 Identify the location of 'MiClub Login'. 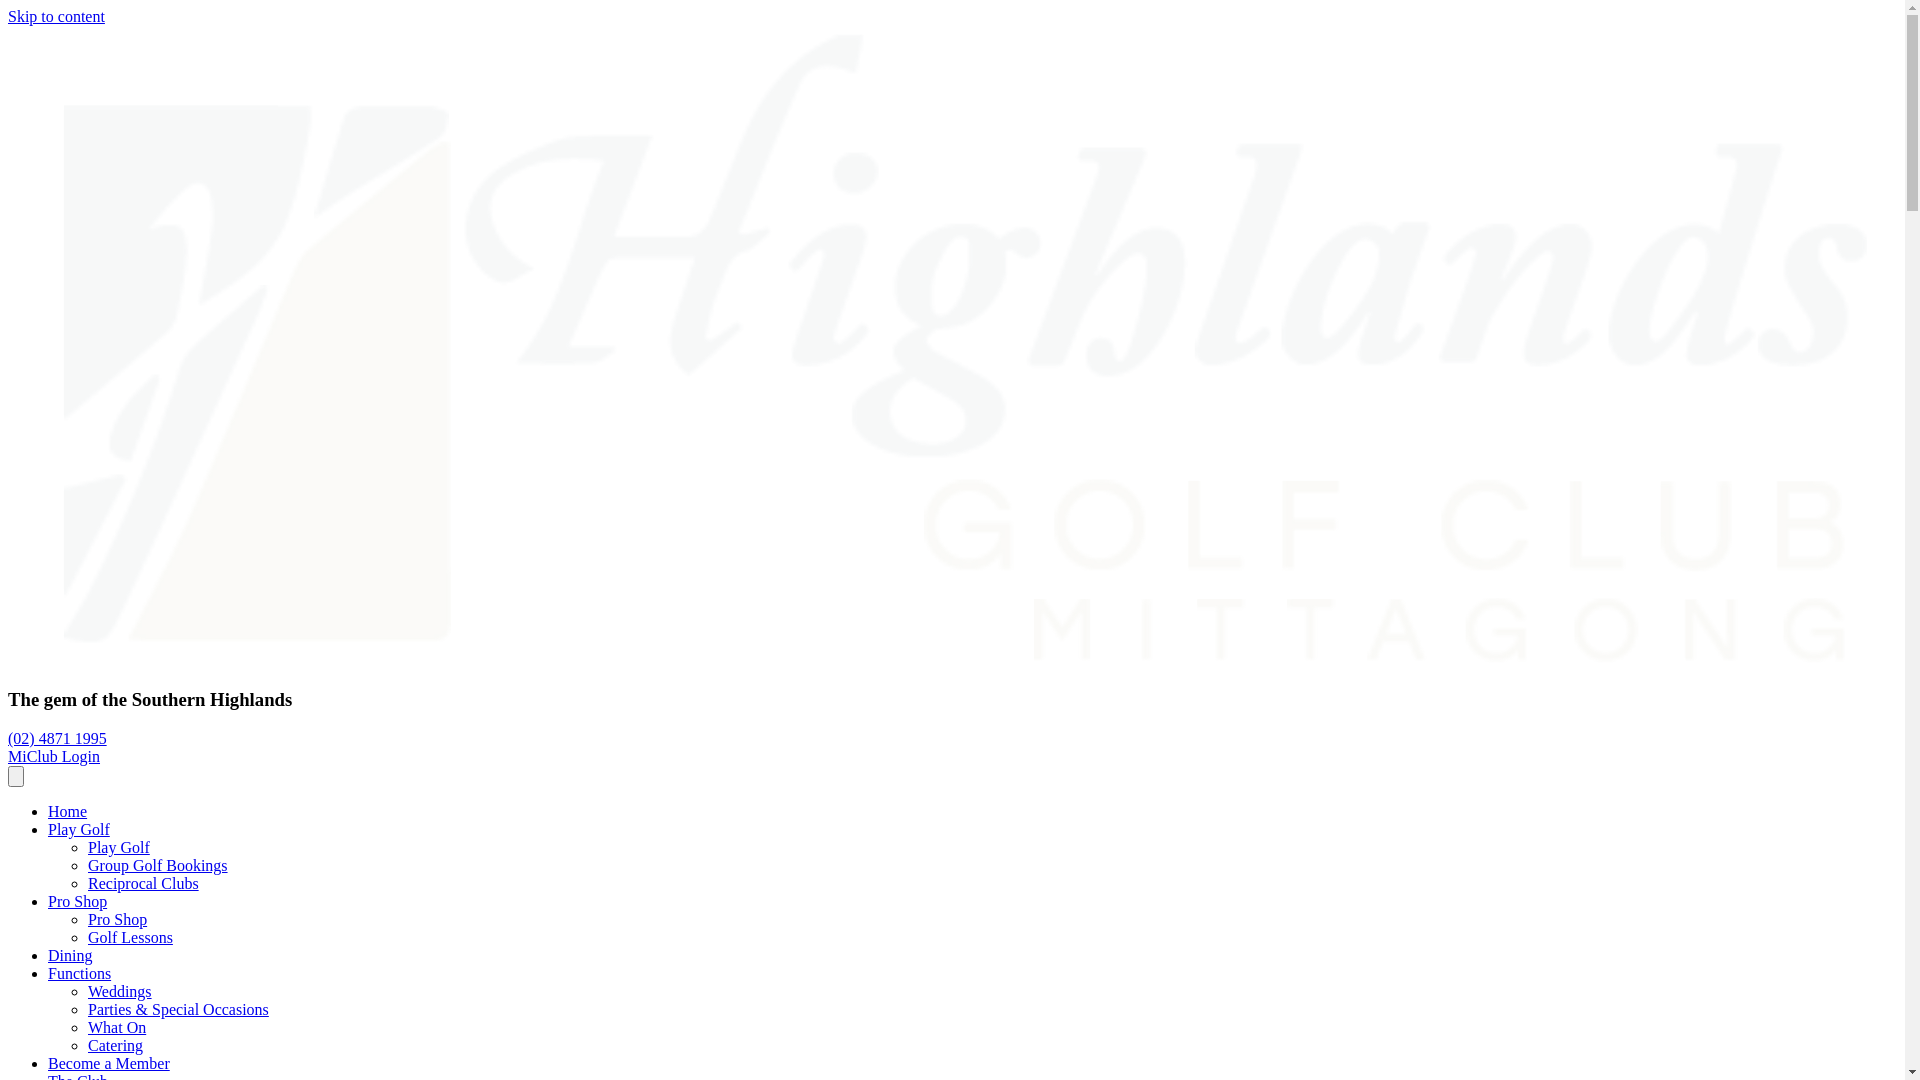
(53, 756).